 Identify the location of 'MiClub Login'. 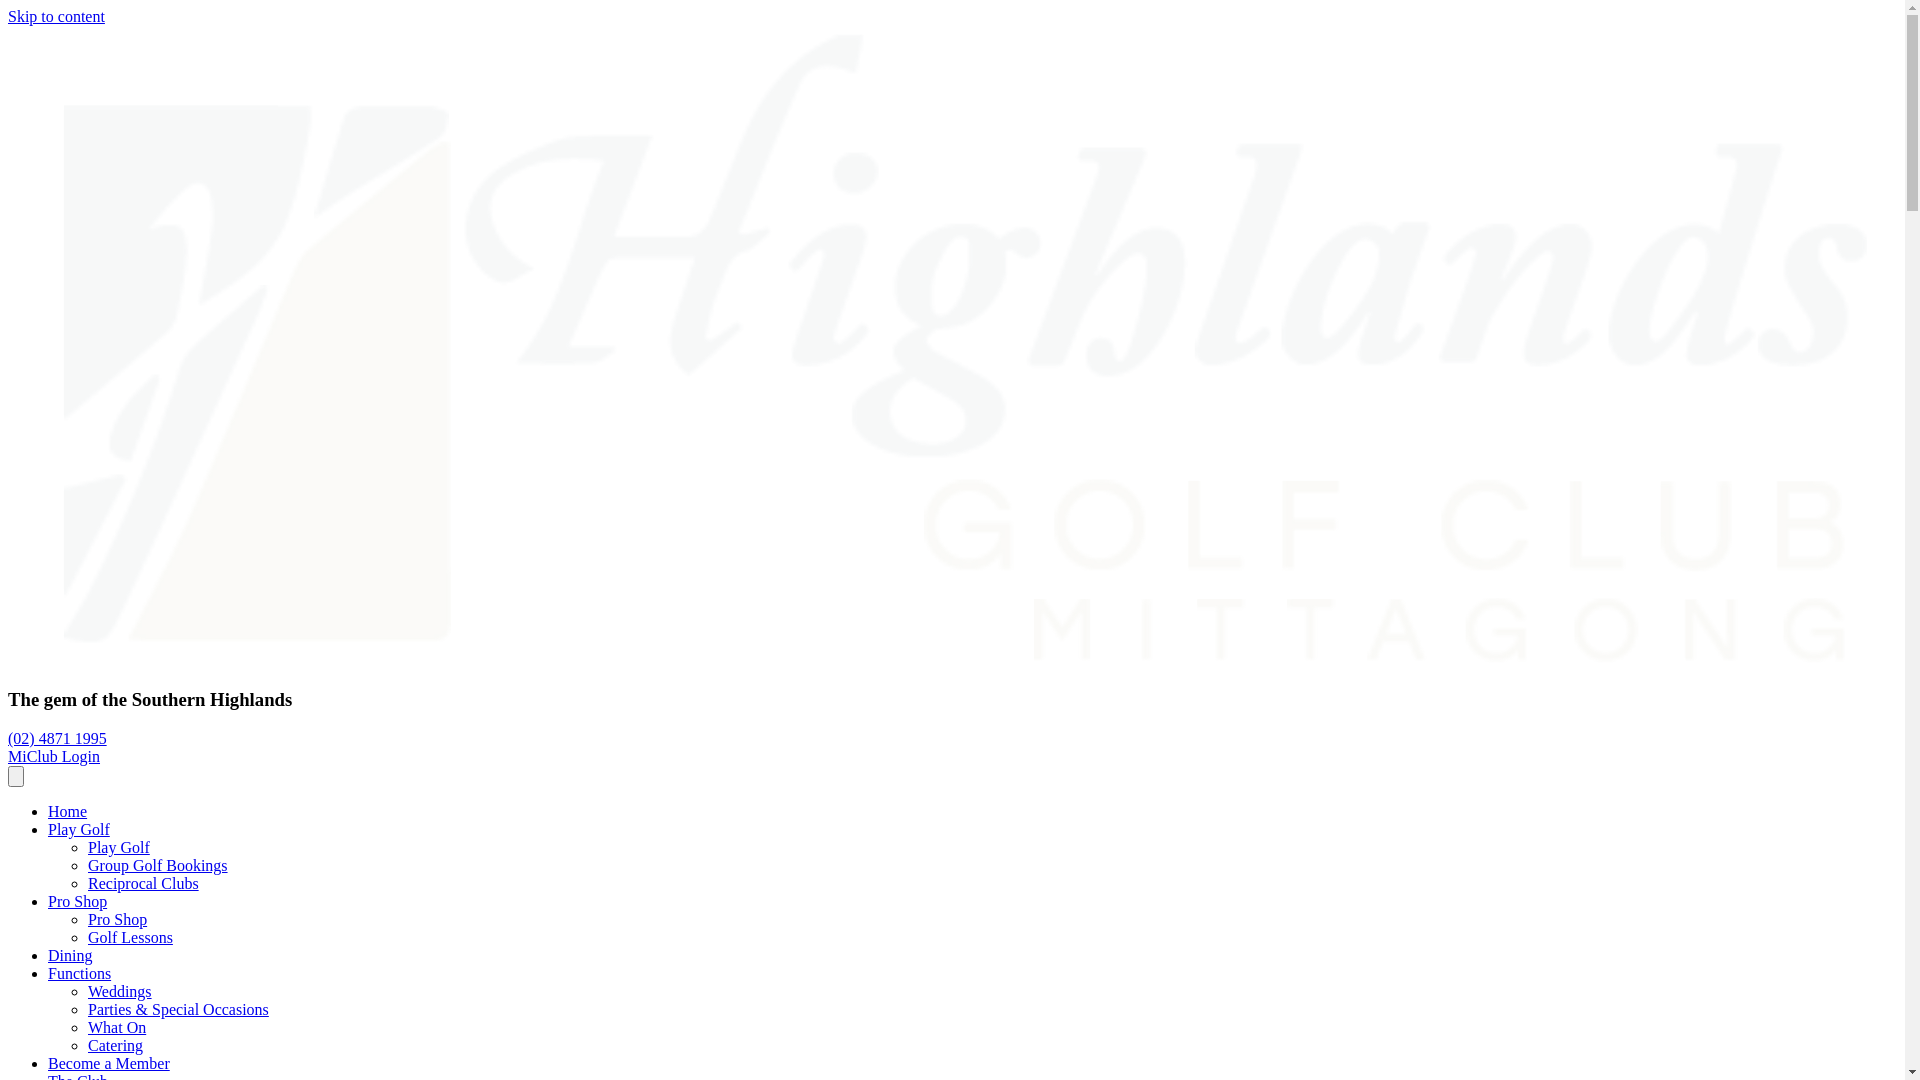
(53, 756).